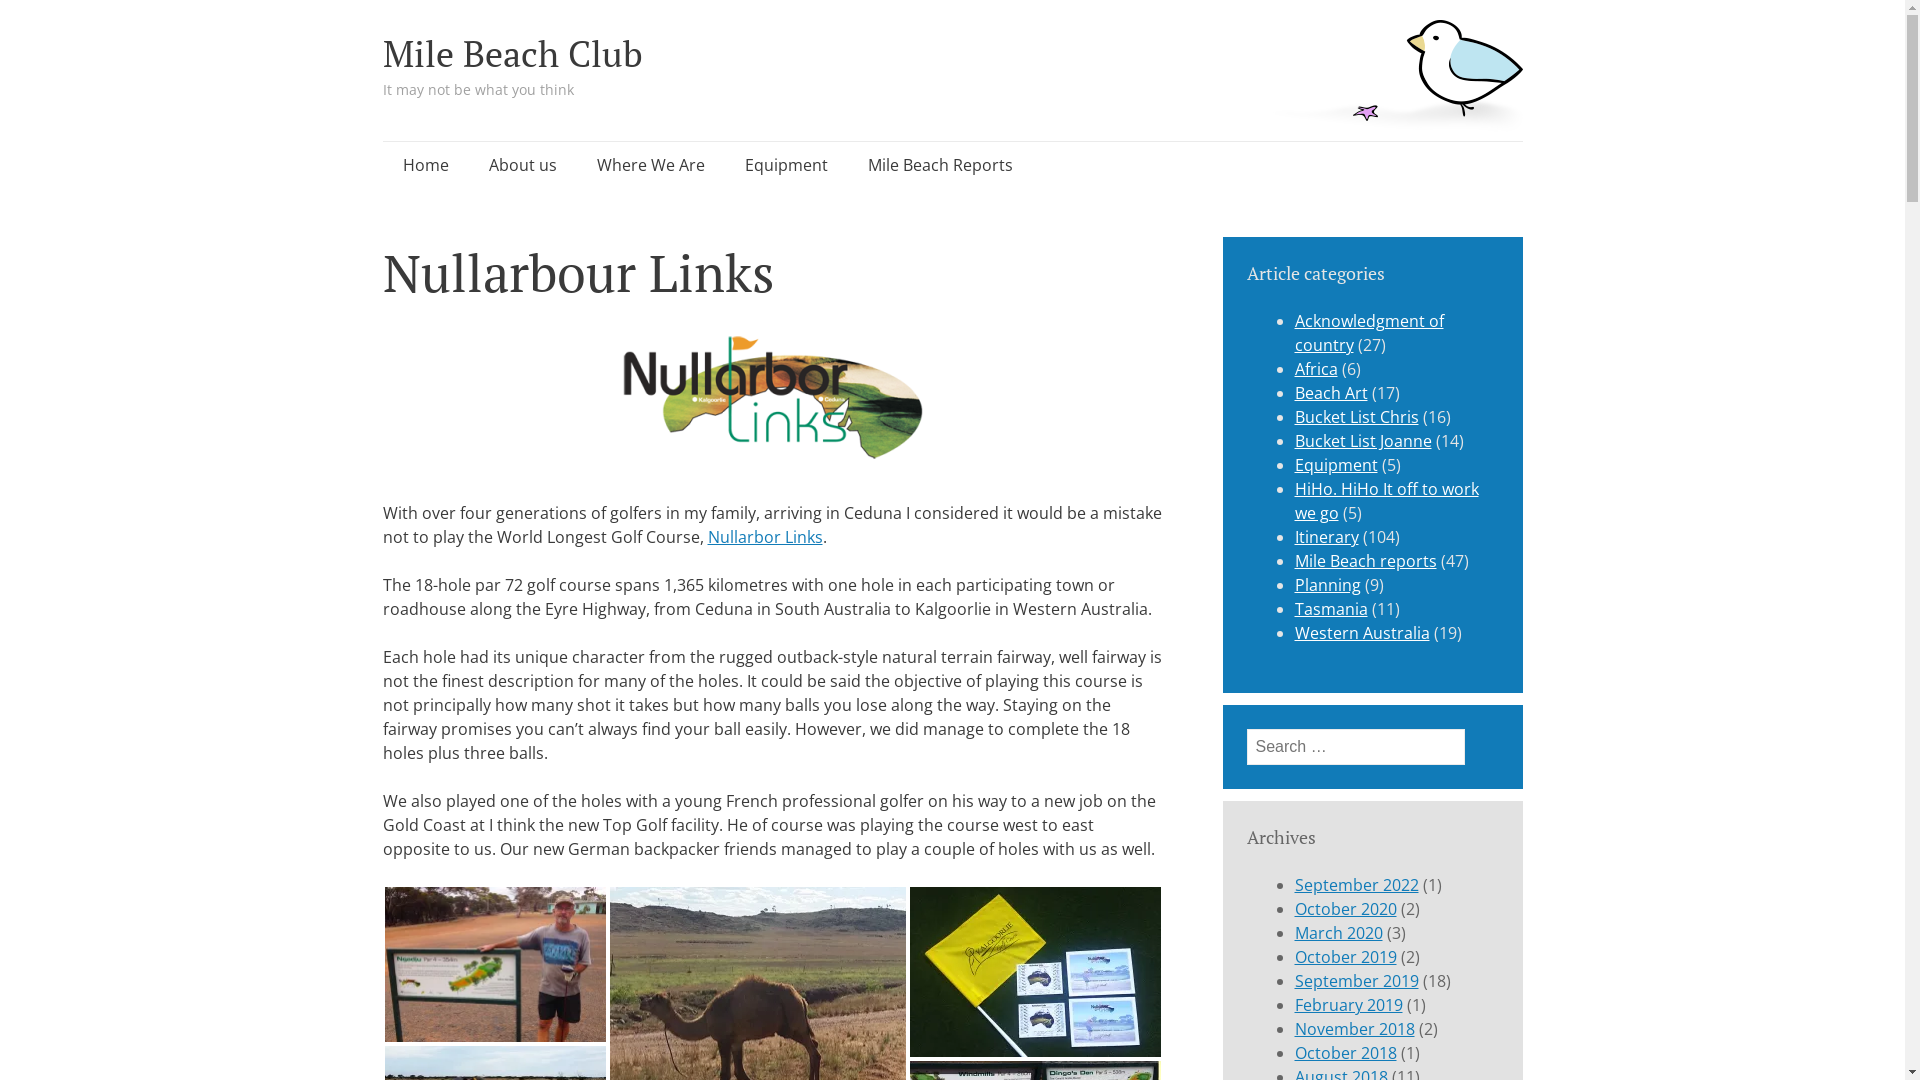 The height and width of the screenshot is (1080, 1920). What do you see at coordinates (1325, 535) in the screenshot?
I see `'Itinerary'` at bounding box center [1325, 535].